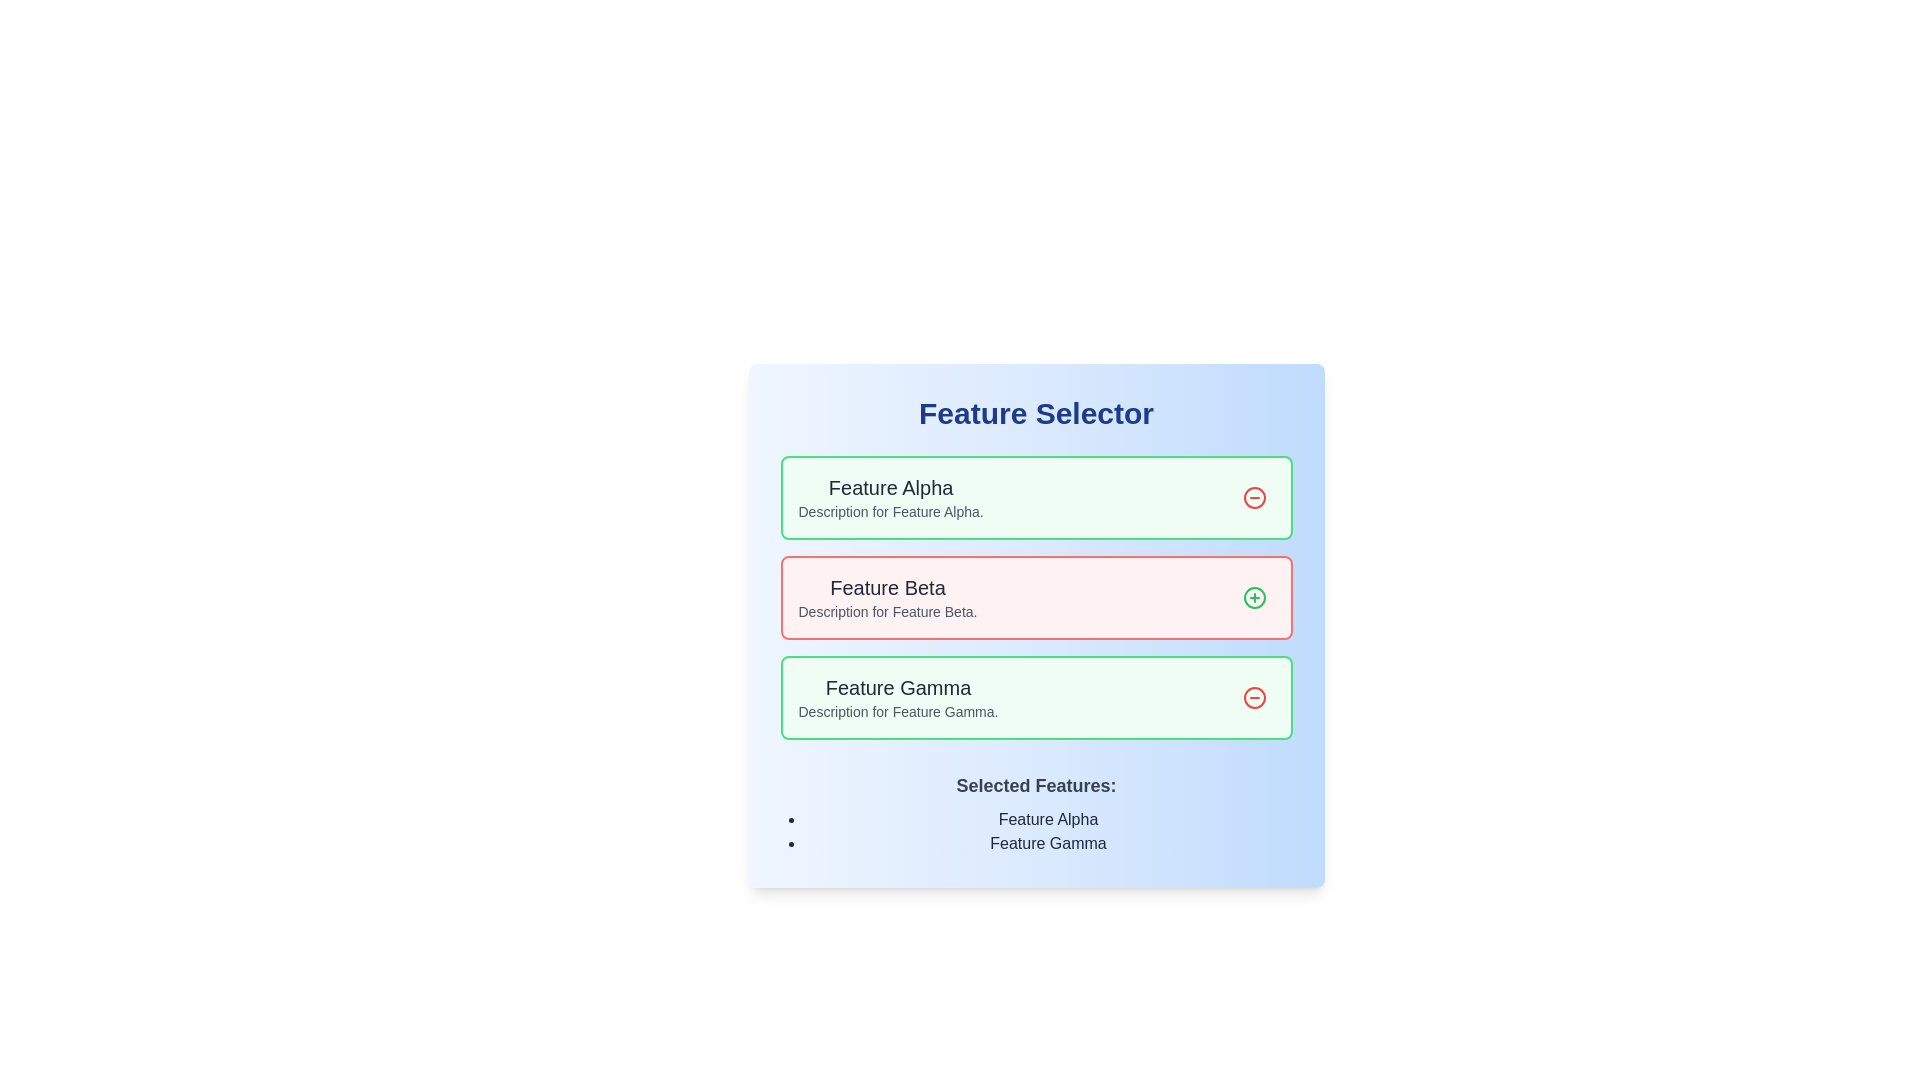 Image resolution: width=1920 pixels, height=1080 pixels. I want to click on the bold, medium-sized text labeled 'Feature Gamma' within the light green rectangular area under the 'Feature Selector' heading, so click(897, 686).